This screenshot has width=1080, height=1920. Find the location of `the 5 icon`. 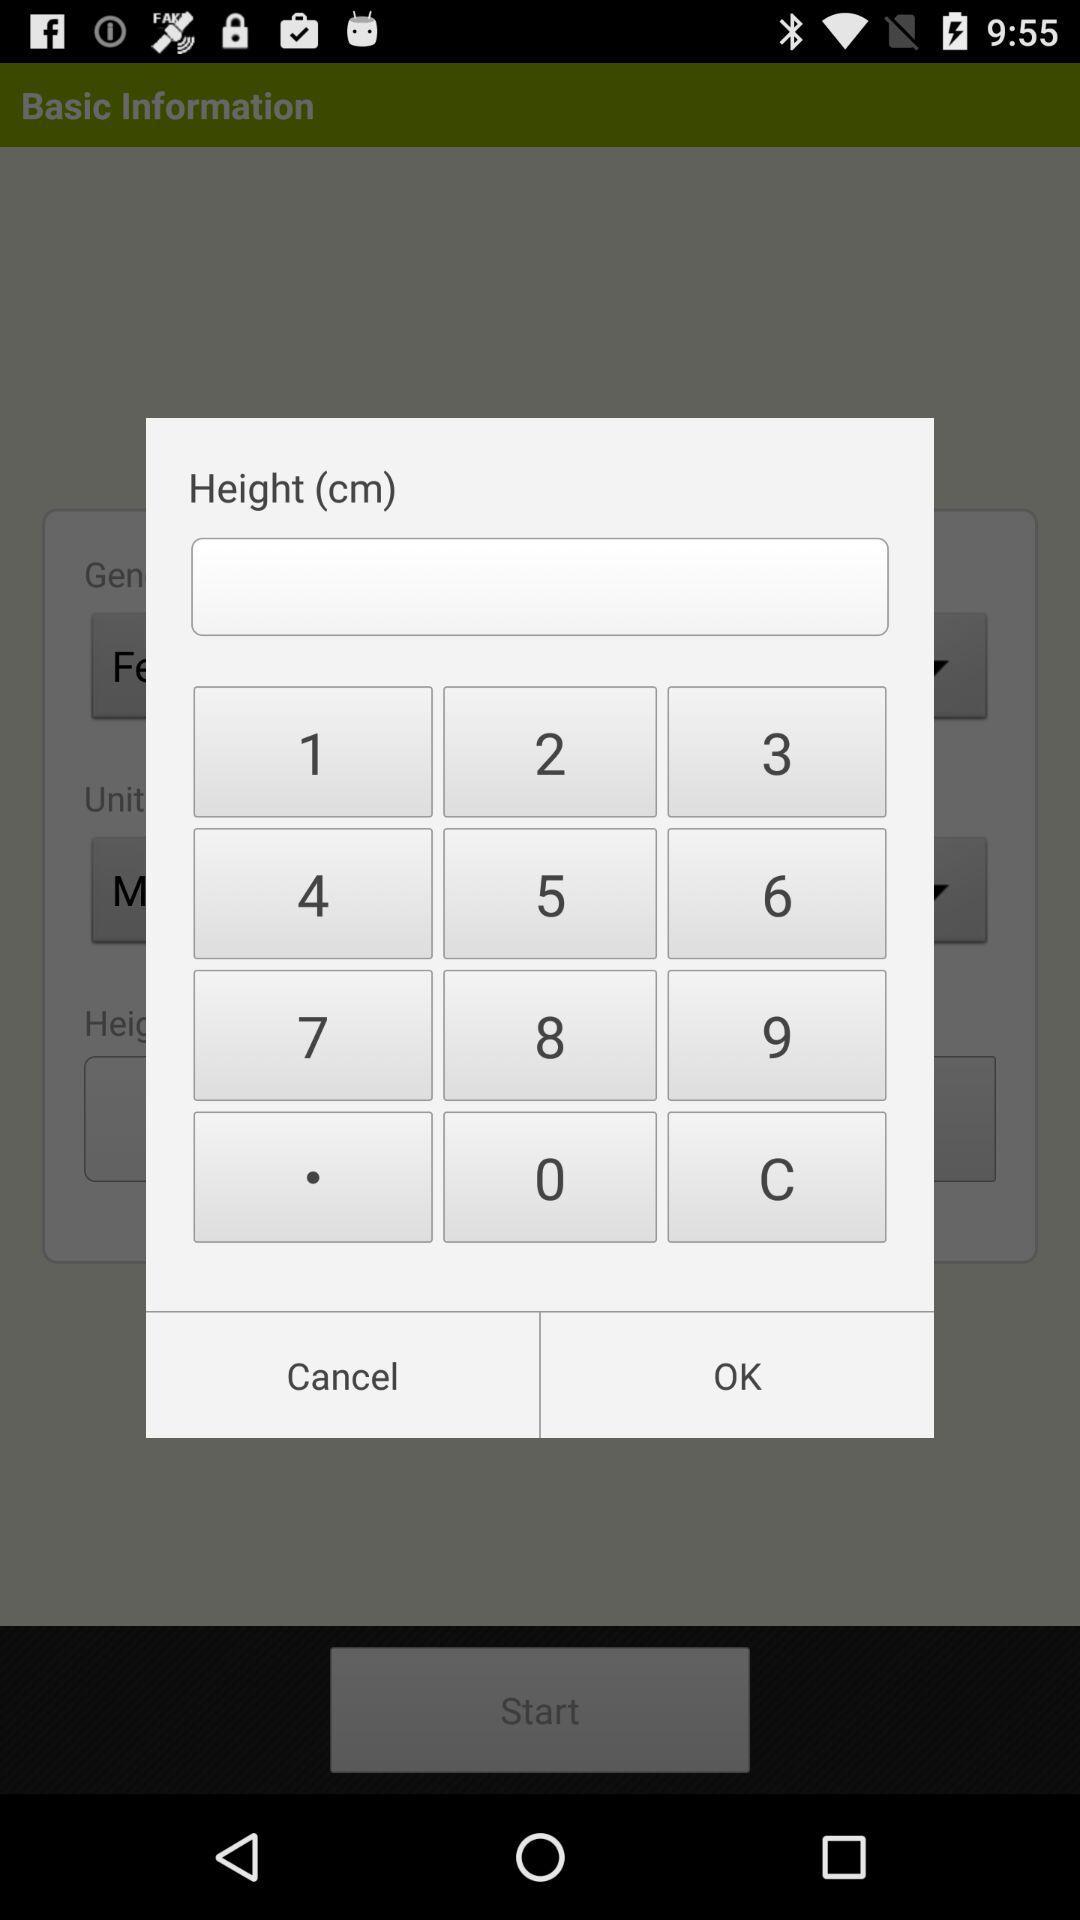

the 5 icon is located at coordinates (550, 892).